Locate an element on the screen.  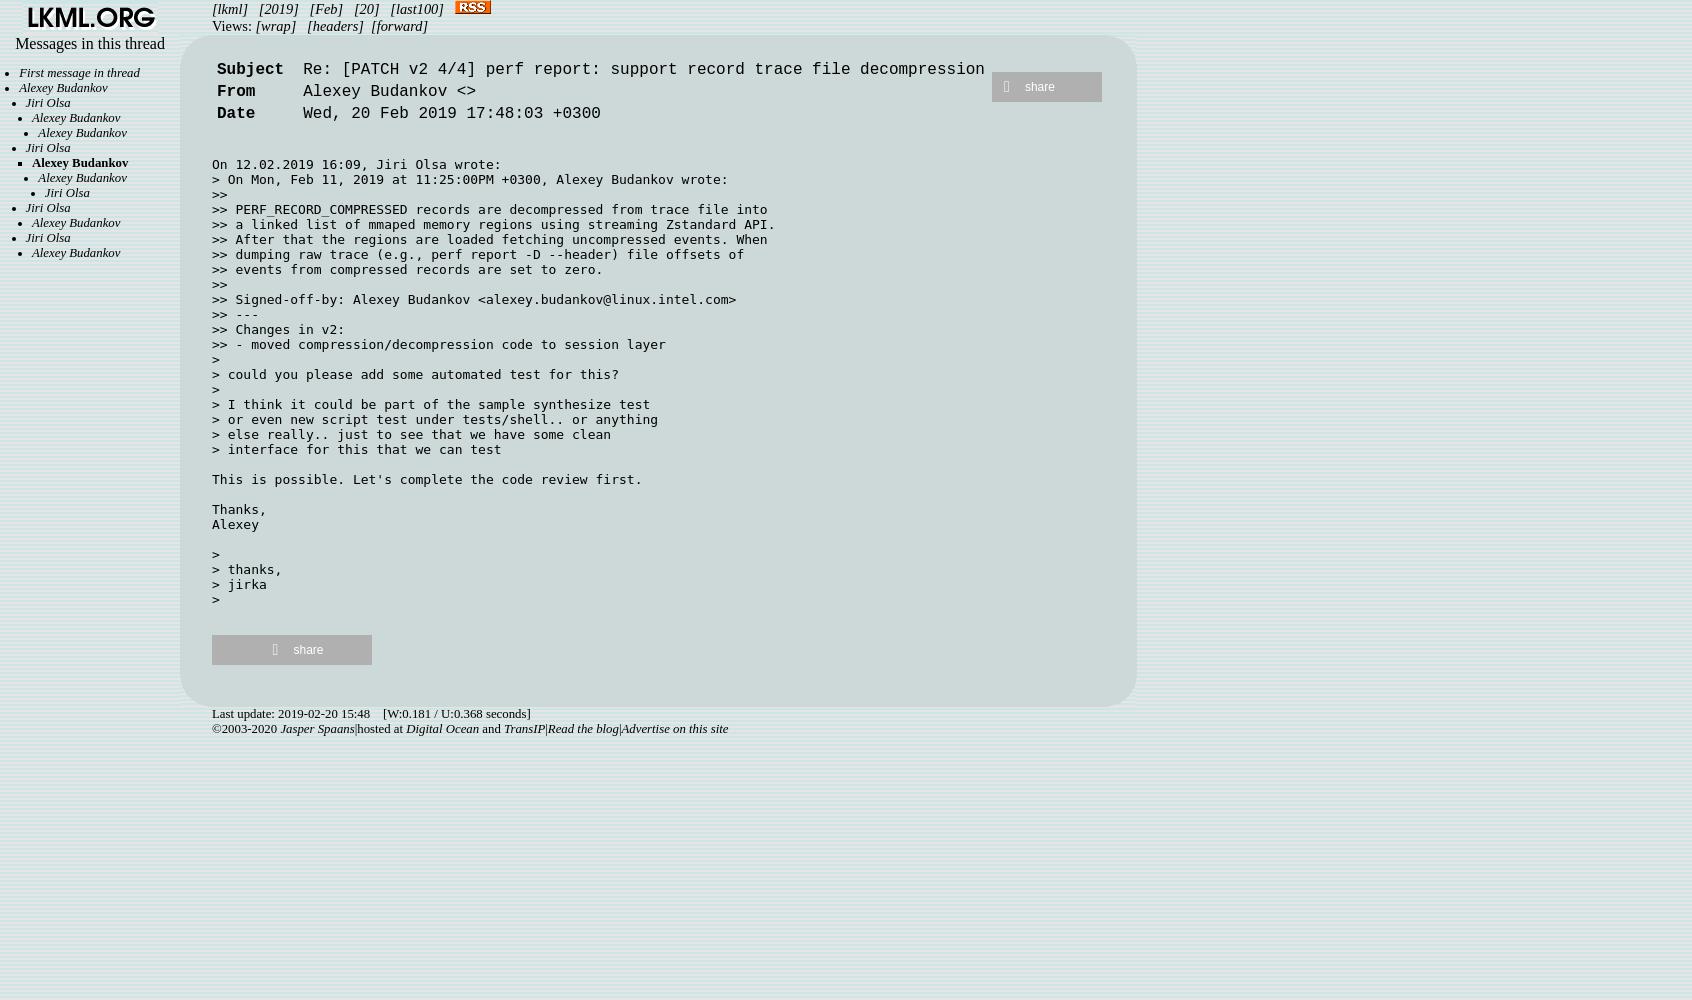
'> interface for this that we can test' is located at coordinates (356, 448).